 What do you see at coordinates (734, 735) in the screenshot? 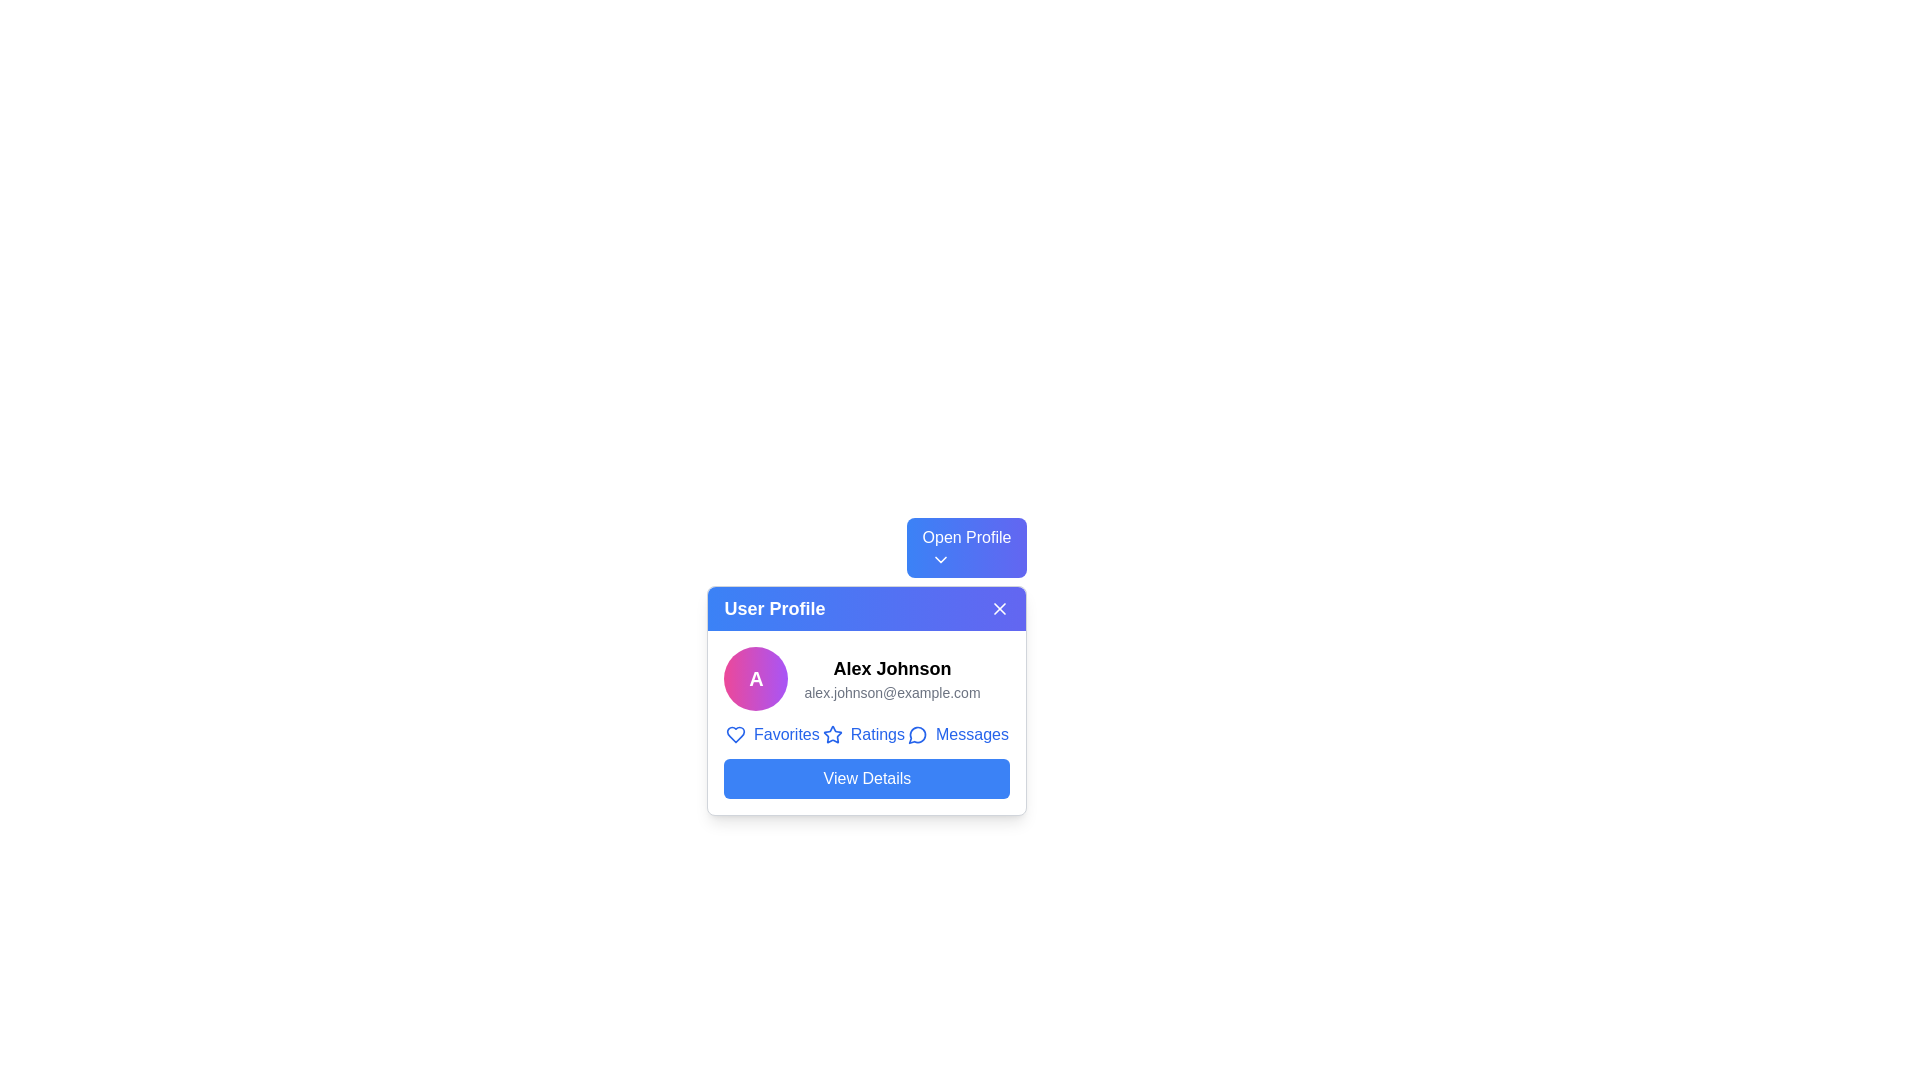
I see `the heart-shaped icon located at the leftmost side of the horizontal group containing 'Favorites'` at bounding box center [734, 735].